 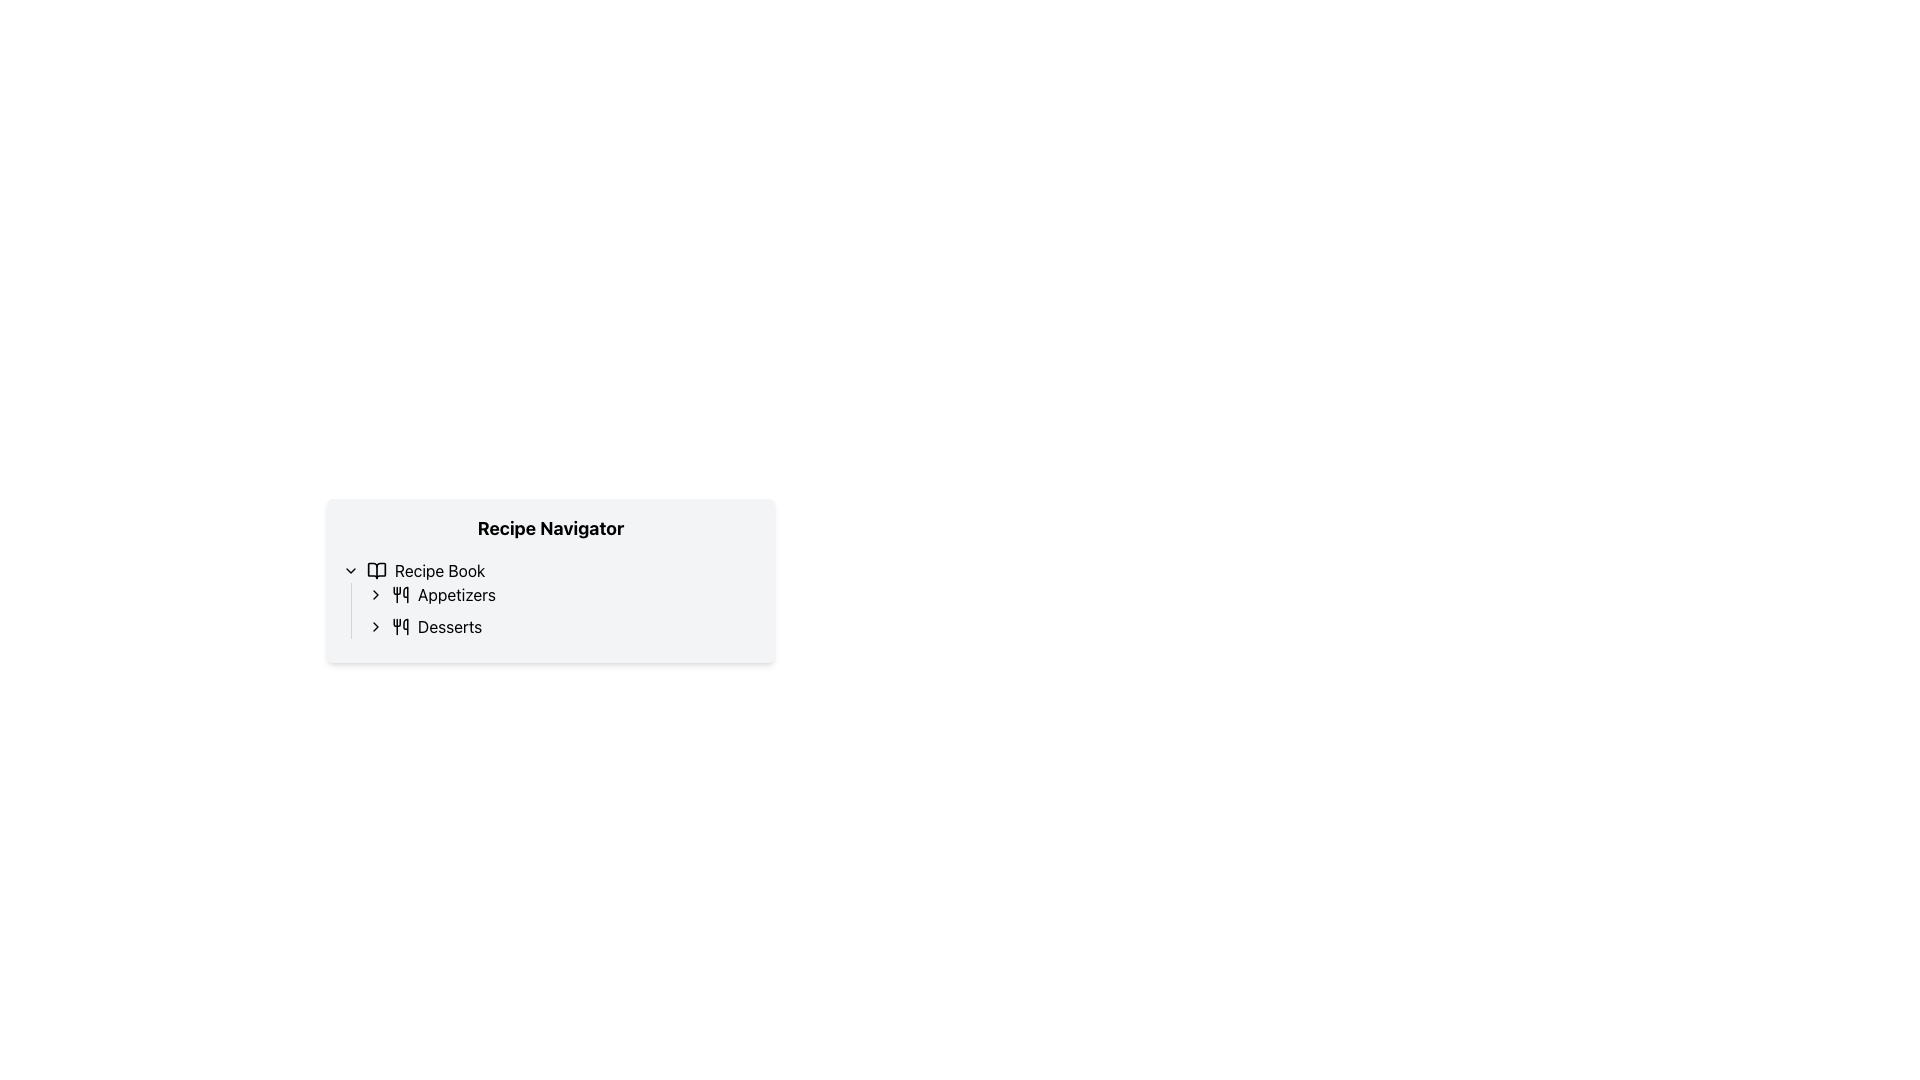 What do you see at coordinates (400, 593) in the screenshot?
I see `the food-related icon indicating 'Appetizers'` at bounding box center [400, 593].